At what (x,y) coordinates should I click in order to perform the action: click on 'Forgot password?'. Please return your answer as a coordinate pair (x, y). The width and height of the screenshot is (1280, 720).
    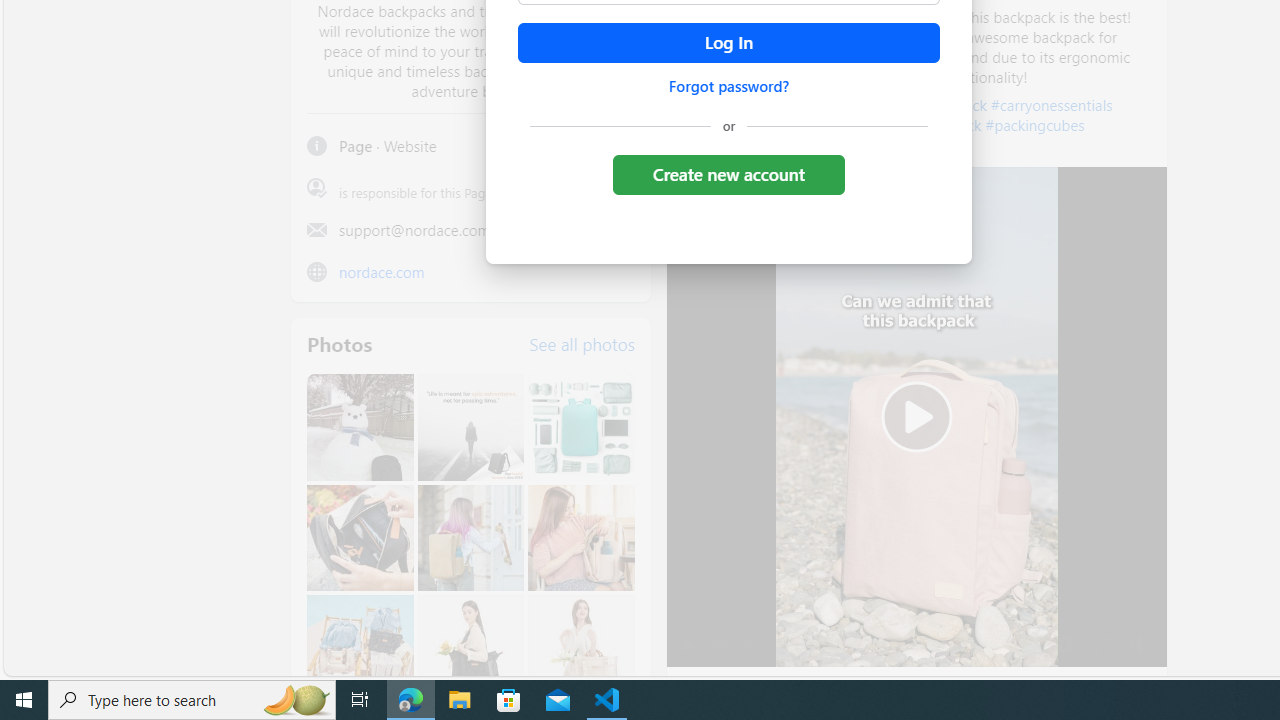
    Looking at the image, I should click on (727, 85).